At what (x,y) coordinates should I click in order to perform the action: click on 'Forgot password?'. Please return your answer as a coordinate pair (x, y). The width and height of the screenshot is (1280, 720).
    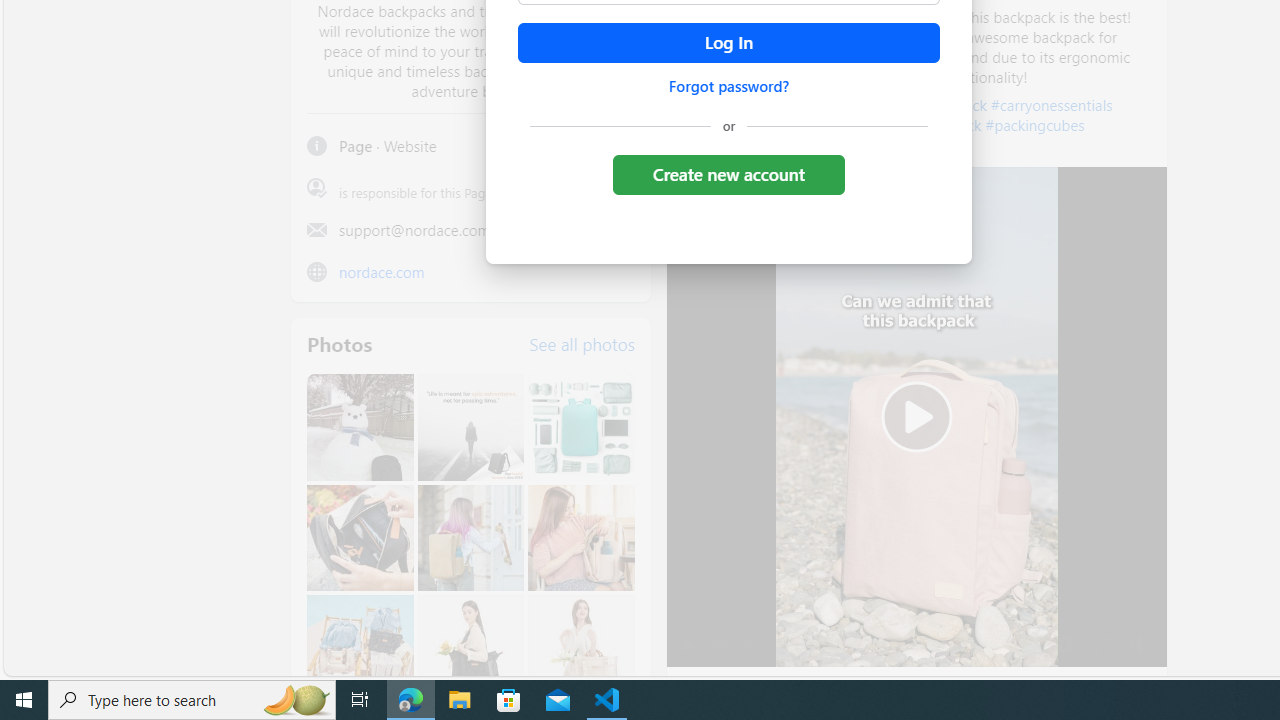
    Looking at the image, I should click on (727, 85).